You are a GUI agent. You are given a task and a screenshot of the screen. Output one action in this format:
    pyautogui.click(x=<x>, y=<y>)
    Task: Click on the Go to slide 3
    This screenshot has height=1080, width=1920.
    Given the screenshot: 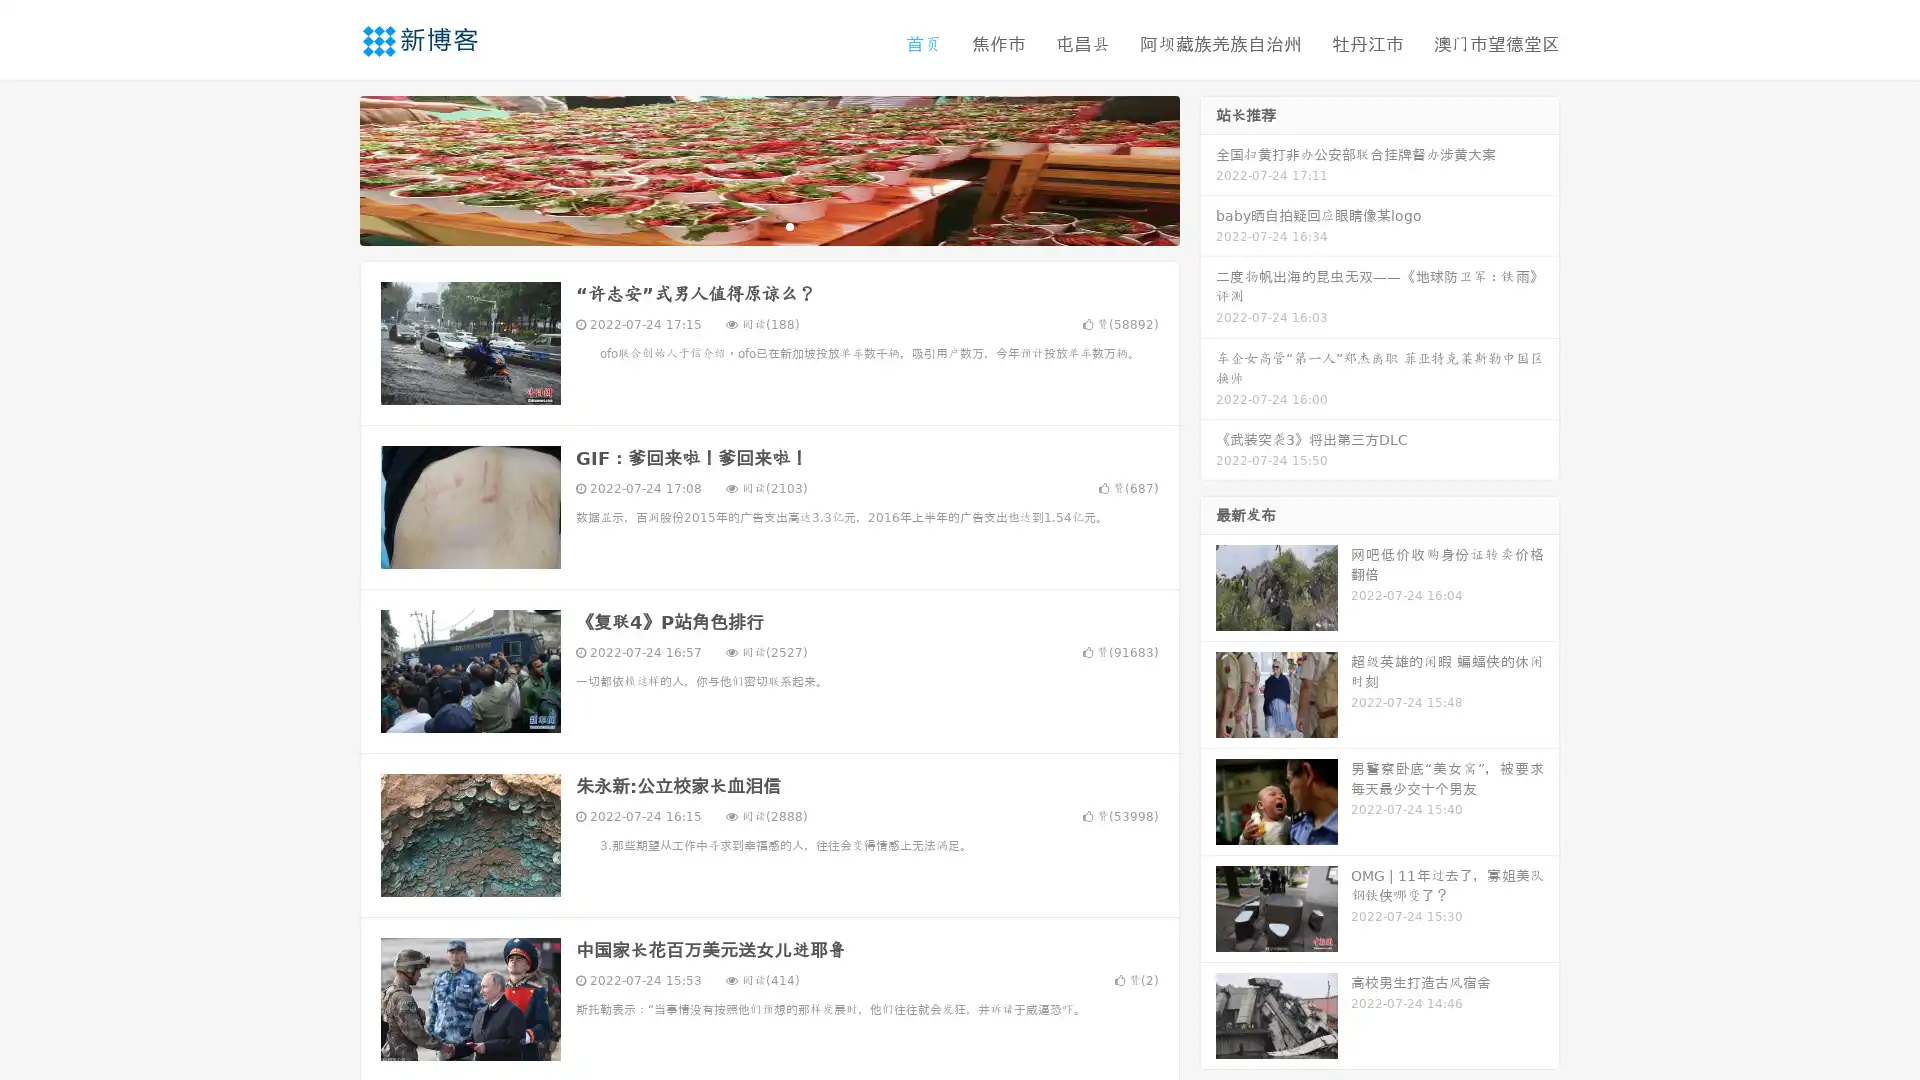 What is the action you would take?
    pyautogui.click(x=789, y=225)
    